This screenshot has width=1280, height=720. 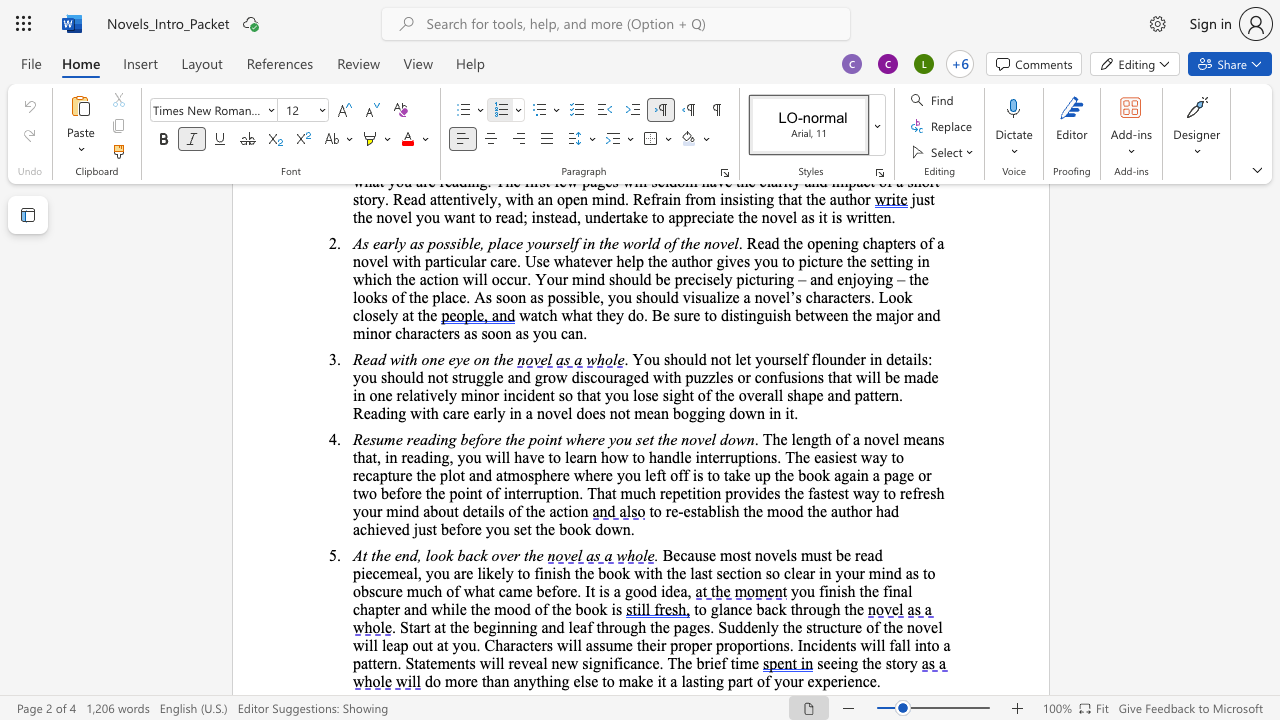 What do you see at coordinates (871, 493) in the screenshot?
I see `the space between the continuous character "a" and "y" in the text` at bounding box center [871, 493].